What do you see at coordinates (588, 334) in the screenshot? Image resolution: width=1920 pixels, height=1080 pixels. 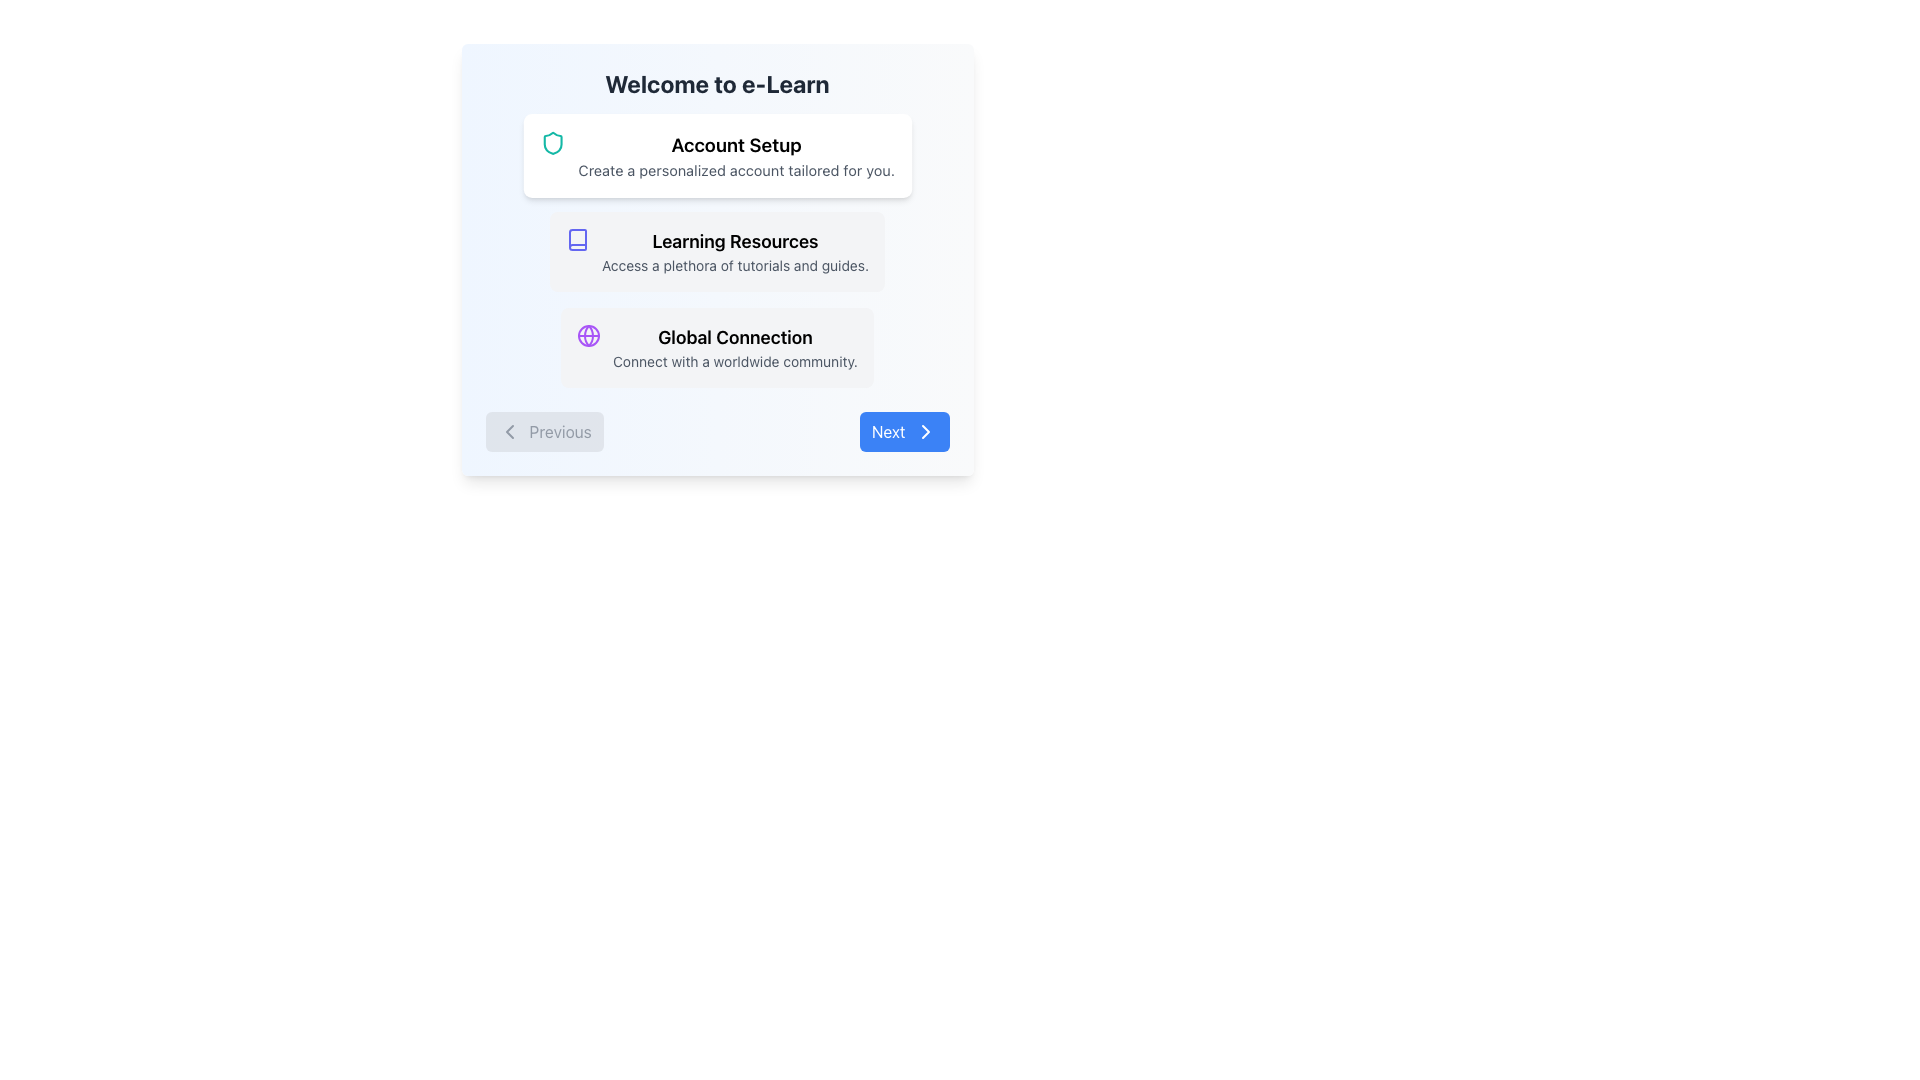 I see `the central curved line of the globe icon representing the 'Global Connection' menu option located to the left of the menu entry` at bounding box center [588, 334].